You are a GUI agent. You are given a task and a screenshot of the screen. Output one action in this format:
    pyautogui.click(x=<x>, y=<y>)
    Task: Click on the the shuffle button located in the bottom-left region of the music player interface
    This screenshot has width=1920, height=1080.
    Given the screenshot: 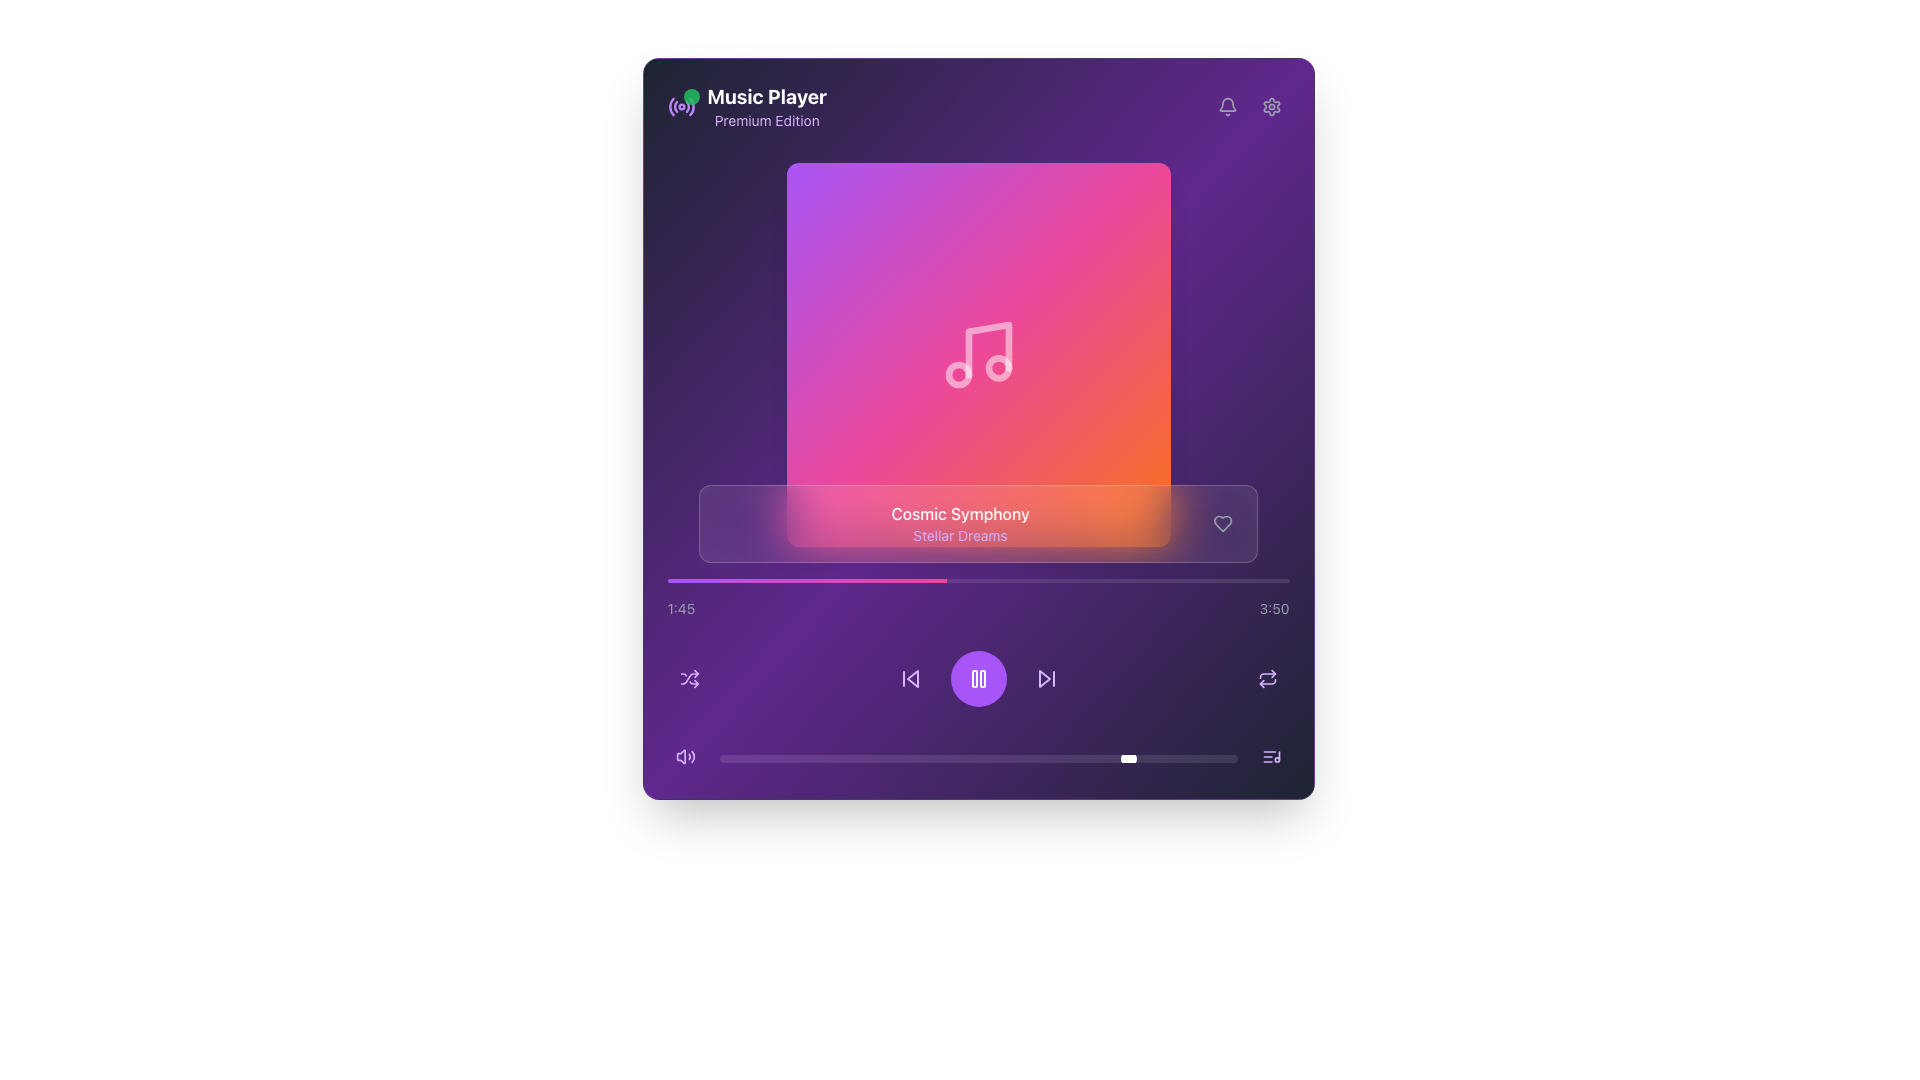 What is the action you would take?
    pyautogui.click(x=689, y=677)
    